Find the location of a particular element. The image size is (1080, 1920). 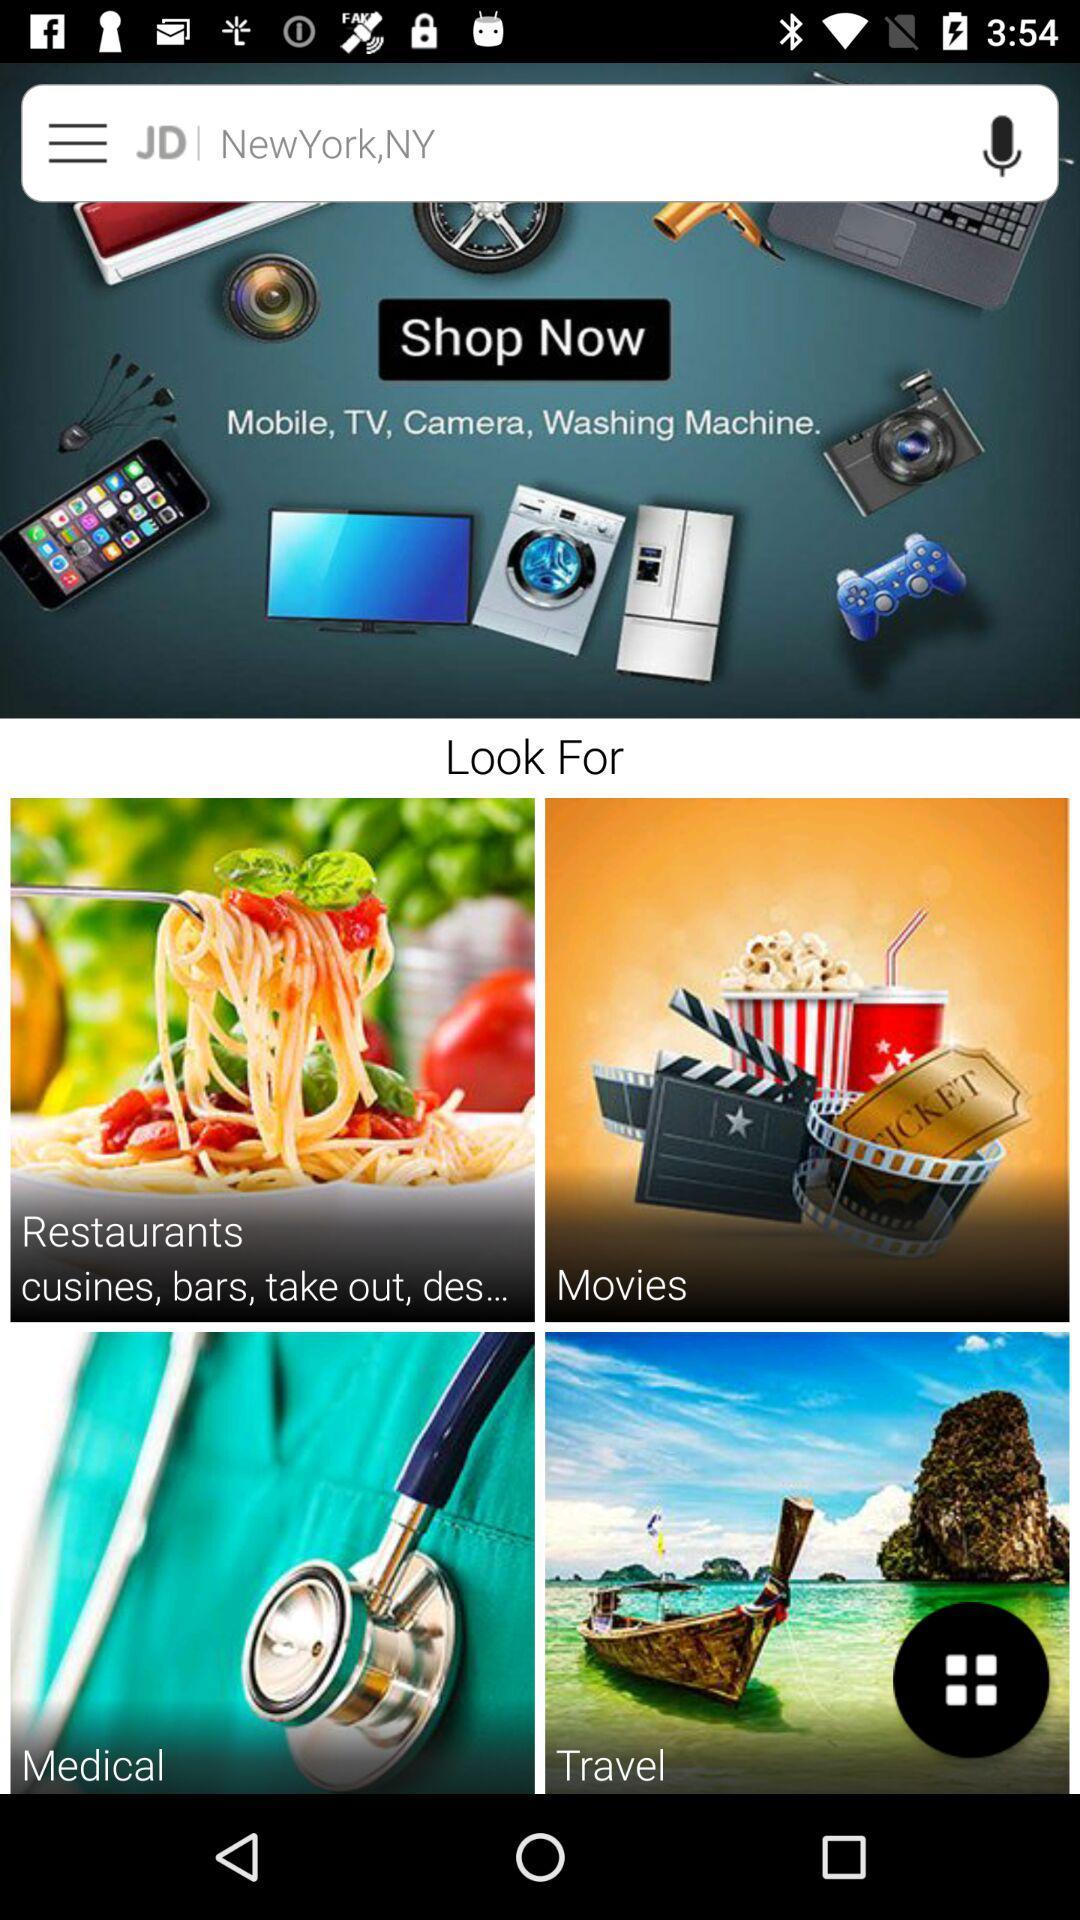

the cusines bars take is located at coordinates (272, 1285).